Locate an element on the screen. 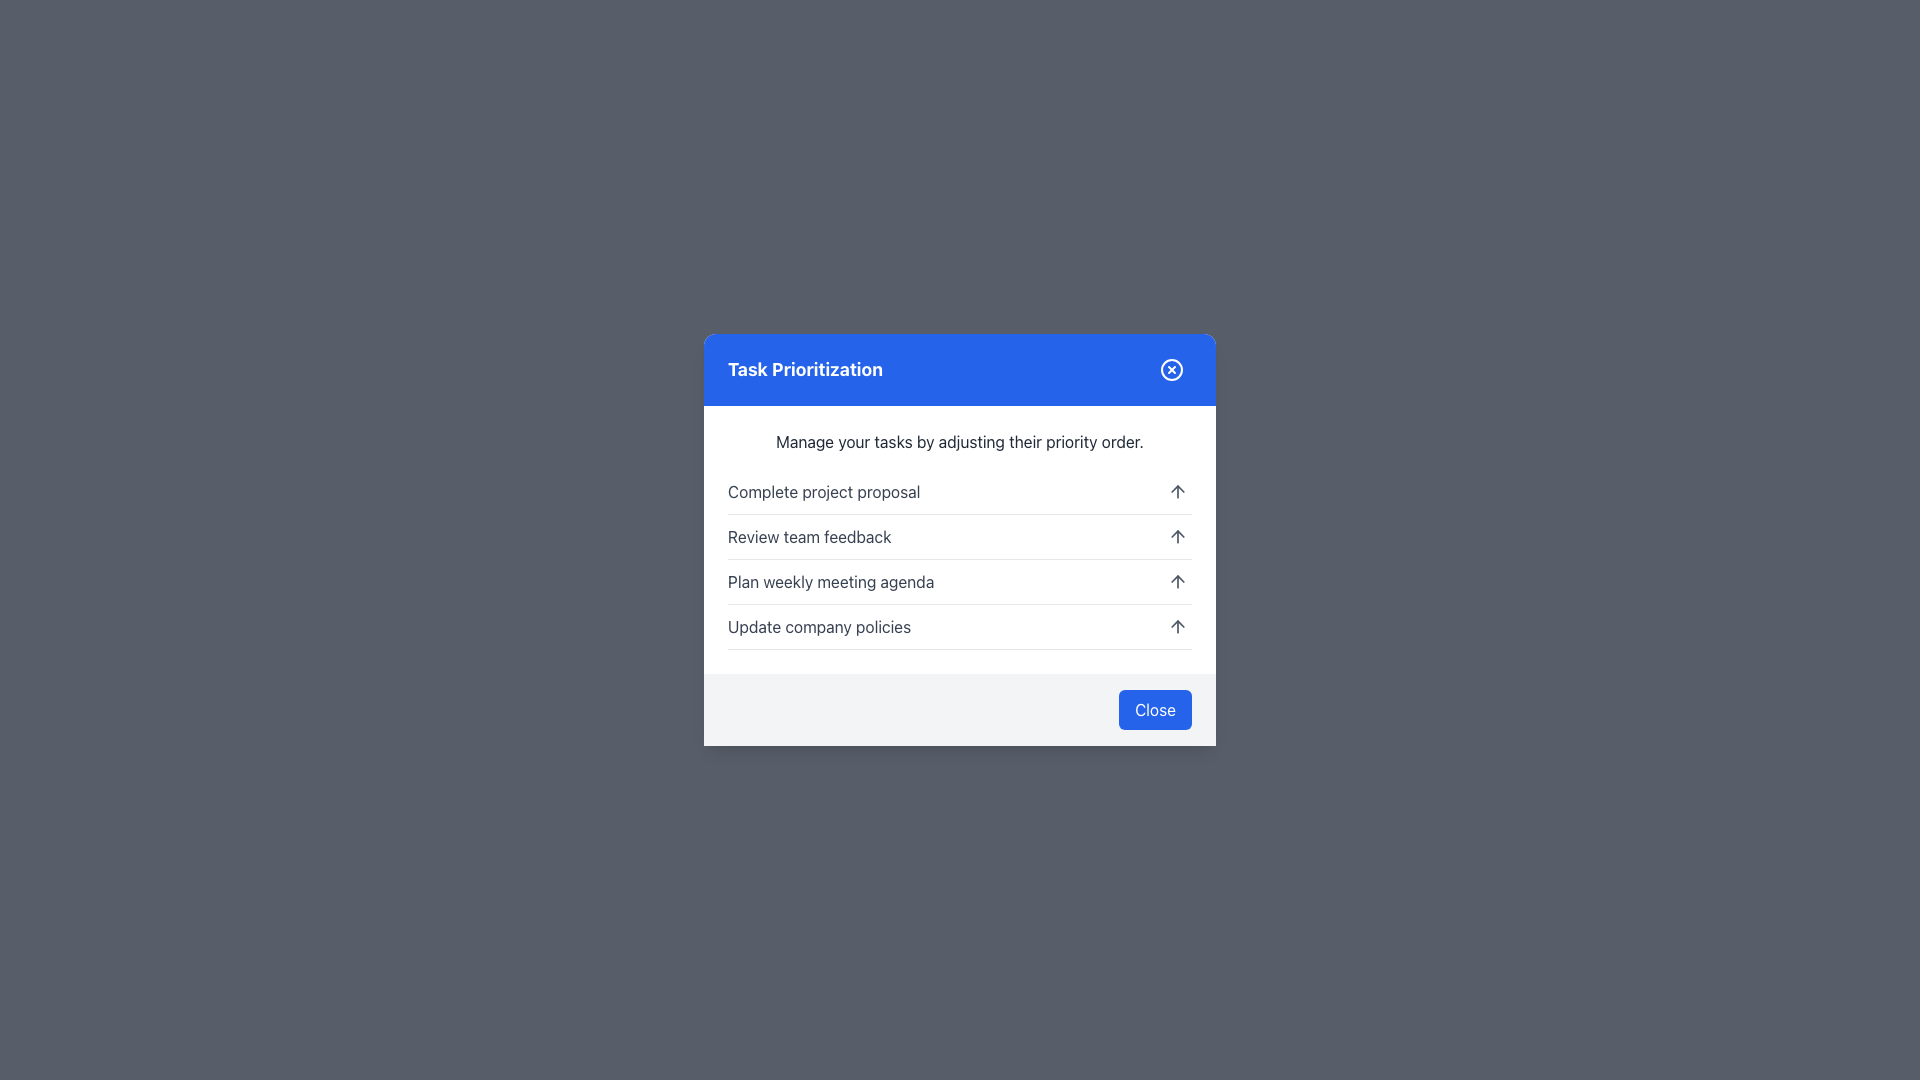  the close button located at the top-right corner of the 'Task Prioritization' dialog is located at coordinates (1171, 370).